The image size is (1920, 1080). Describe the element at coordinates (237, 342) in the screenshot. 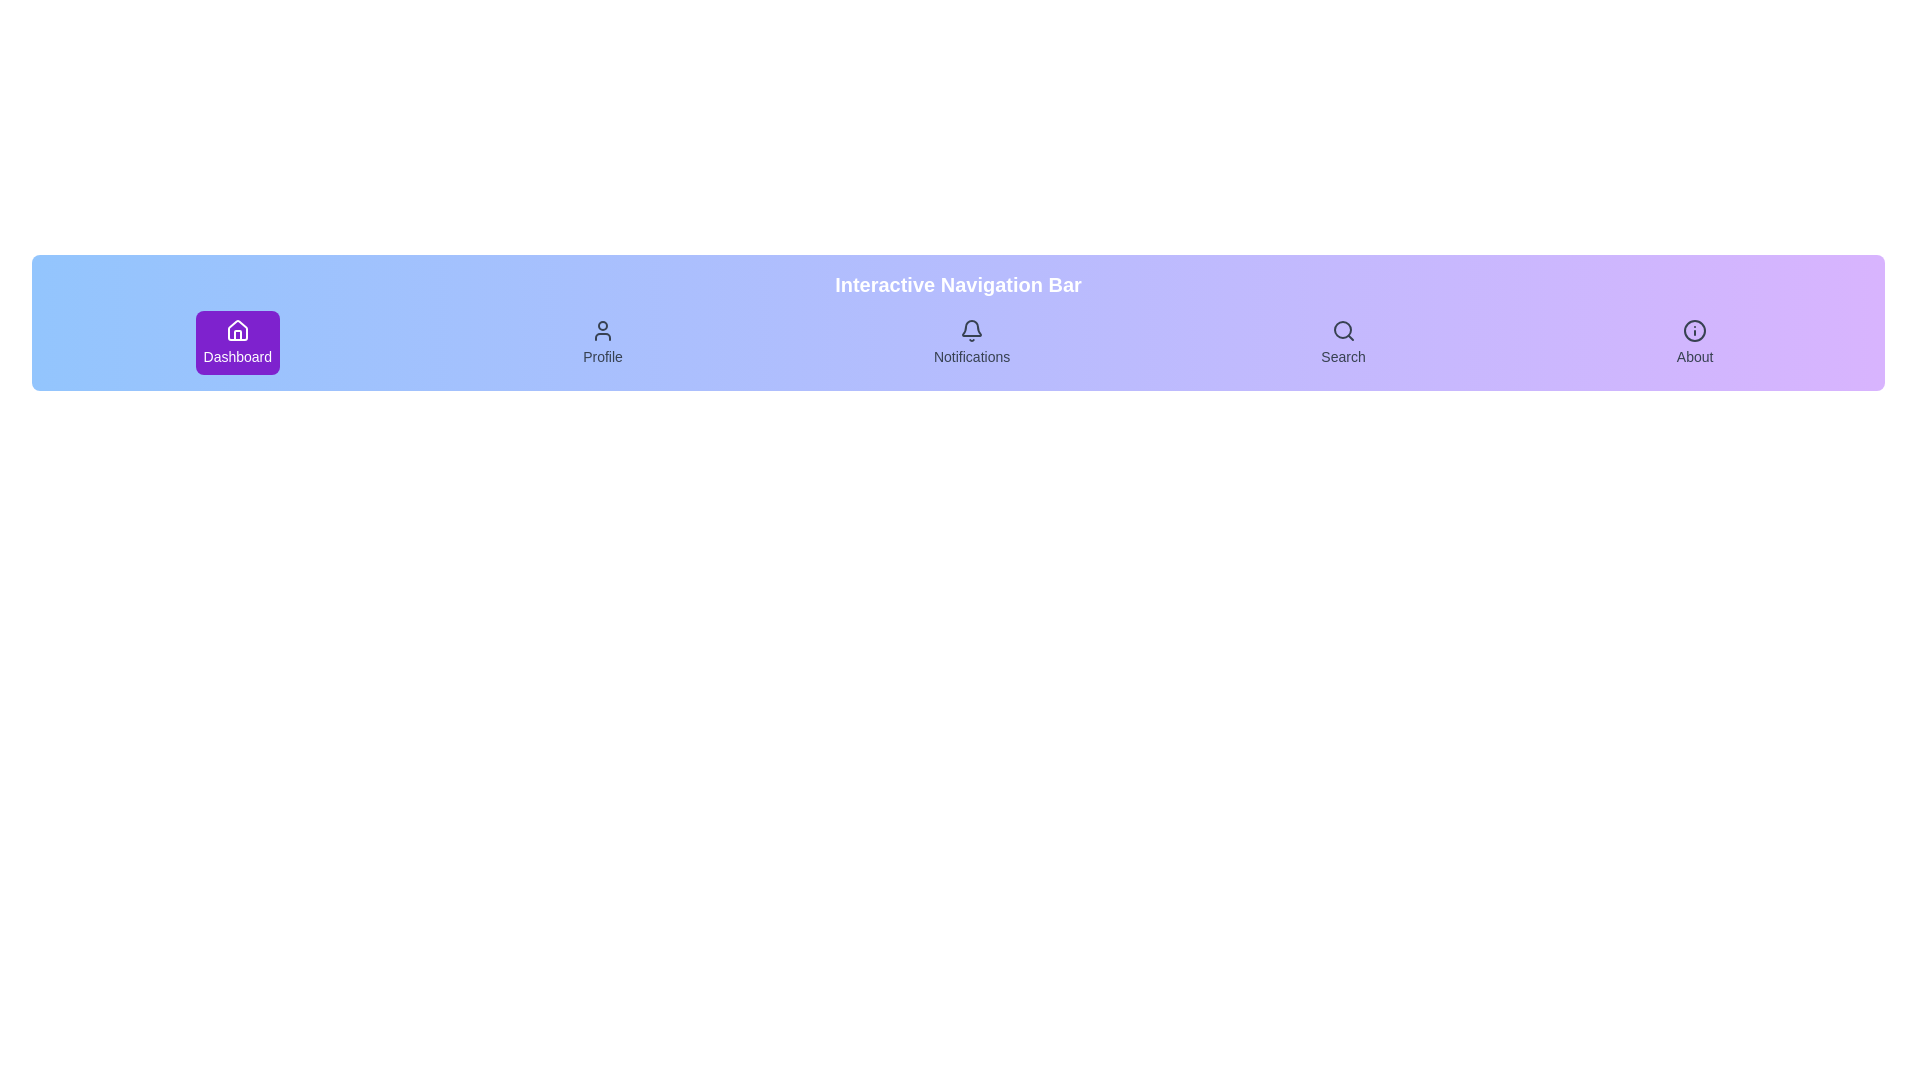

I see `the navigation item labeled Dashboard to activate it` at that location.